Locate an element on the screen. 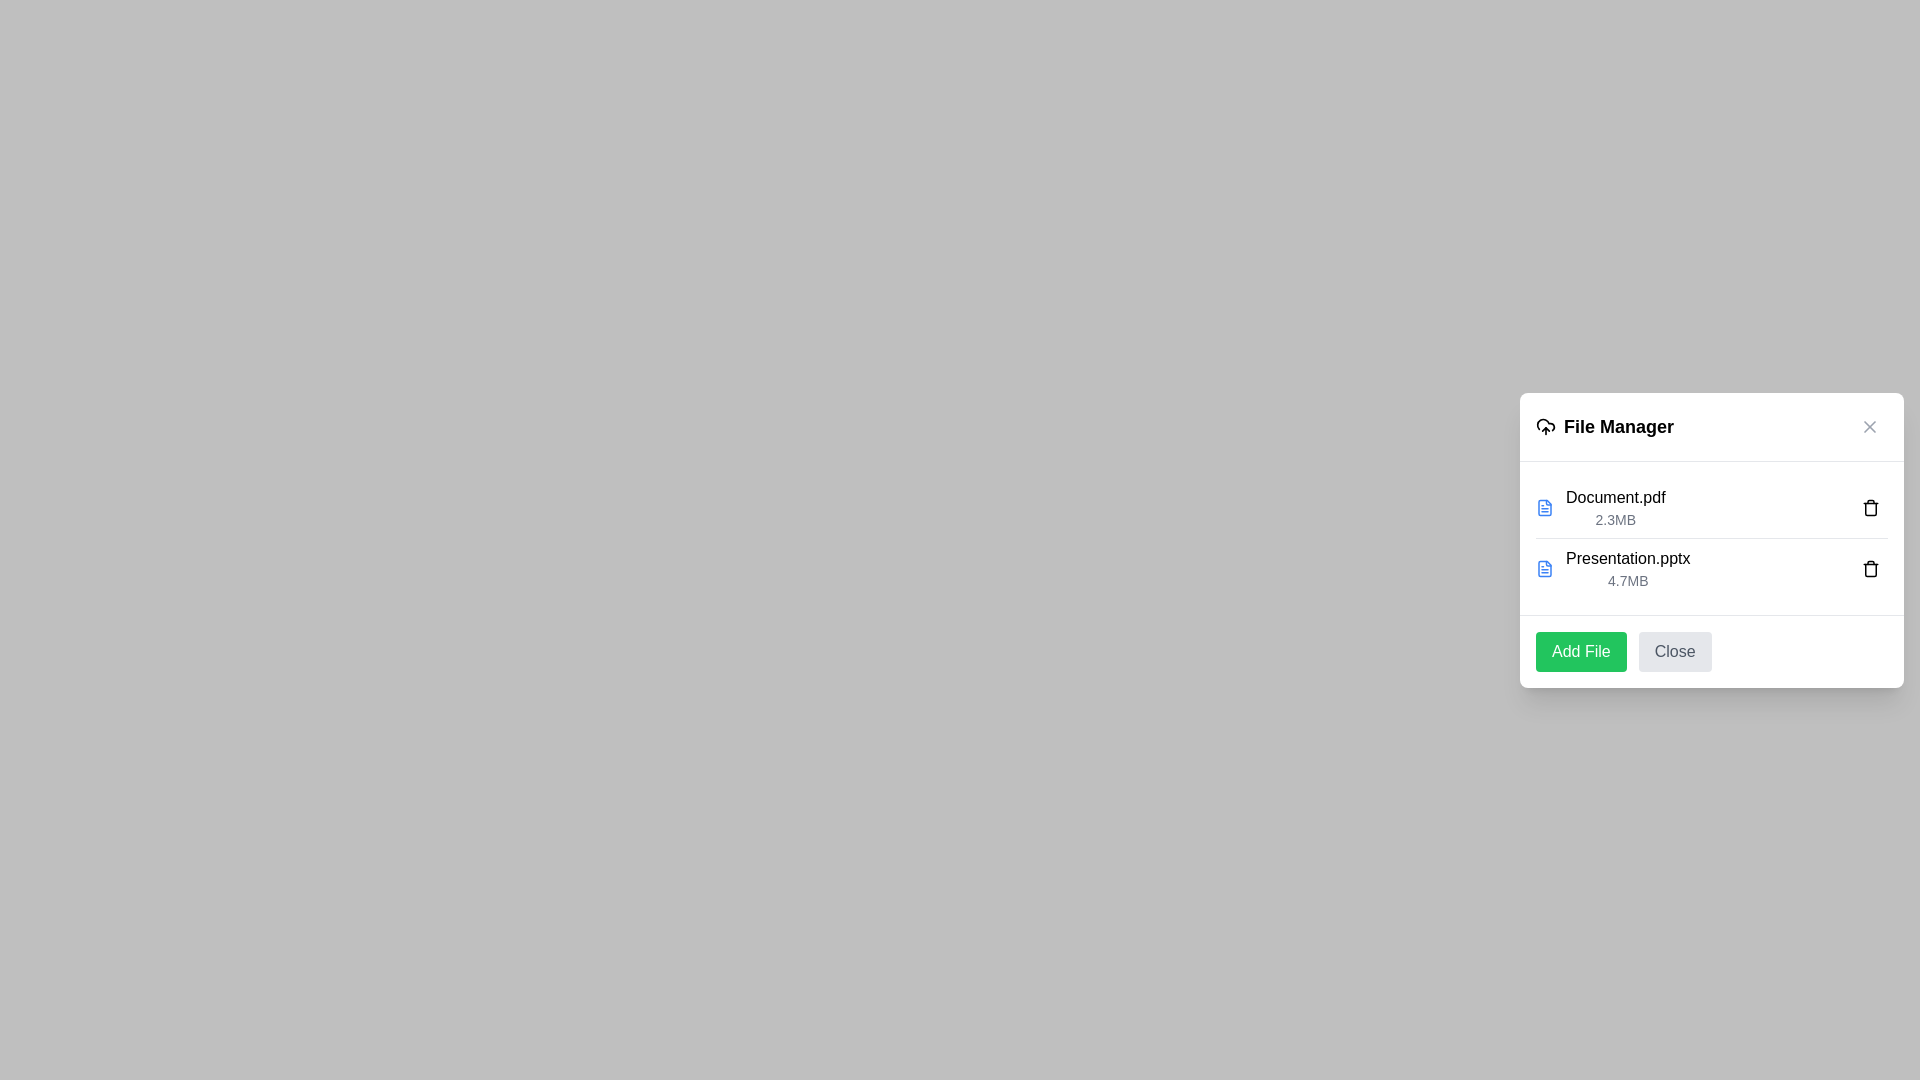  the trashcan icon located to the right of the file row labeled 'Presentation.pptx' is located at coordinates (1870, 567).